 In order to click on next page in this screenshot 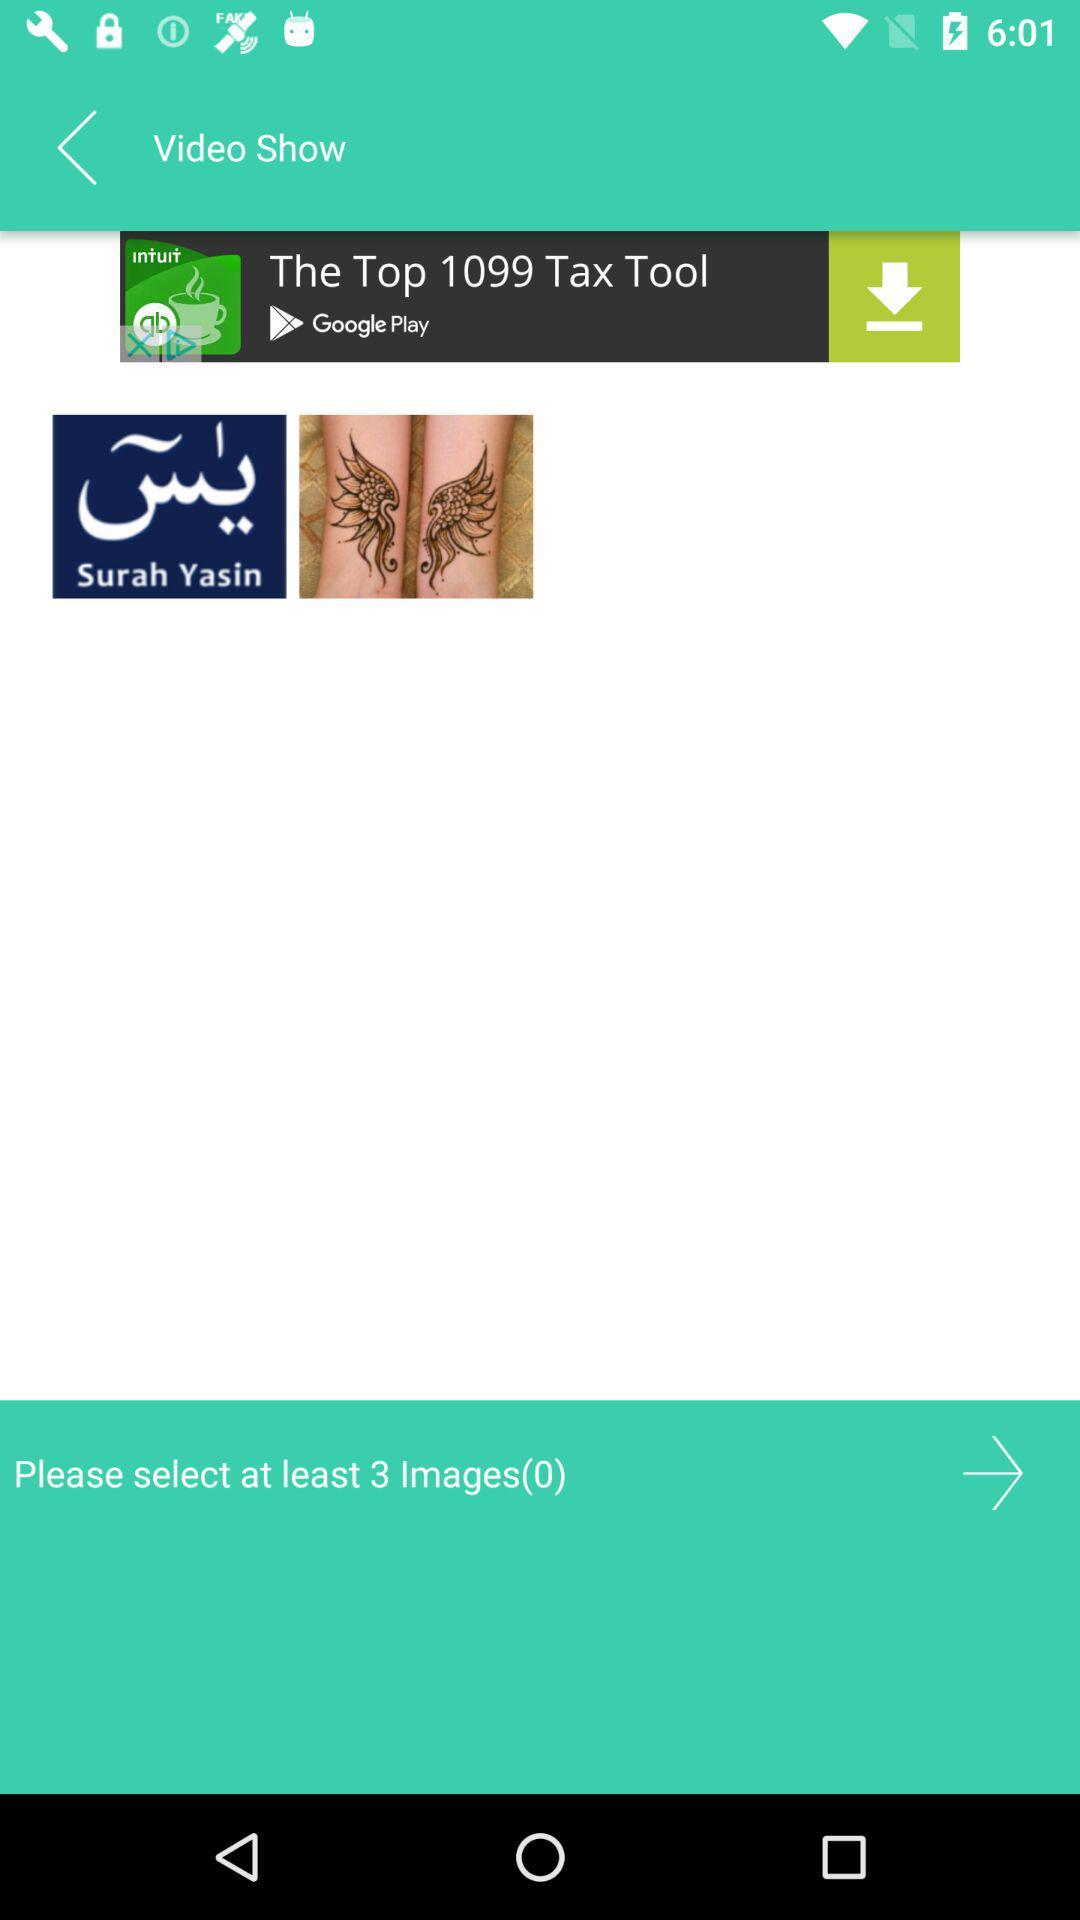, I will do `click(992, 1473)`.